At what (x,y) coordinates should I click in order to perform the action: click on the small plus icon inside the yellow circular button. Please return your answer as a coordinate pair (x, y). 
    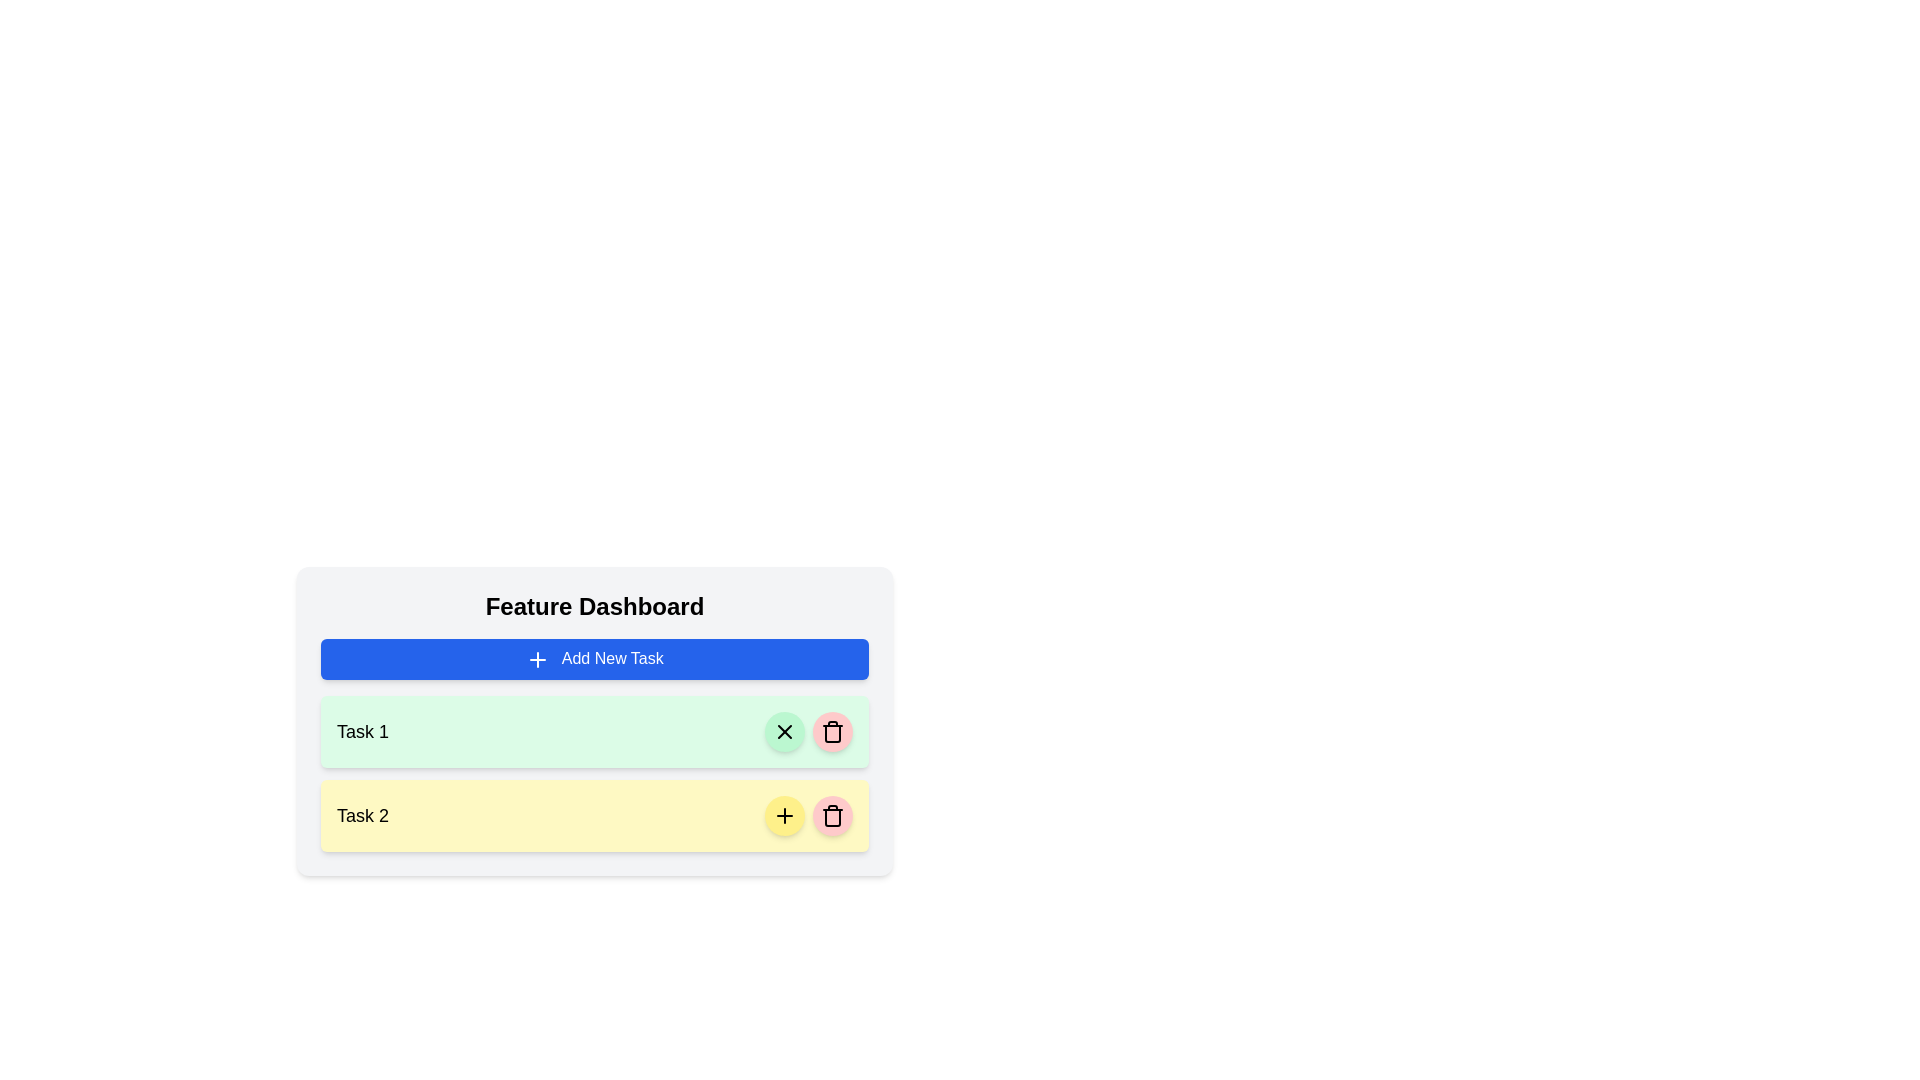
    Looking at the image, I should click on (784, 814).